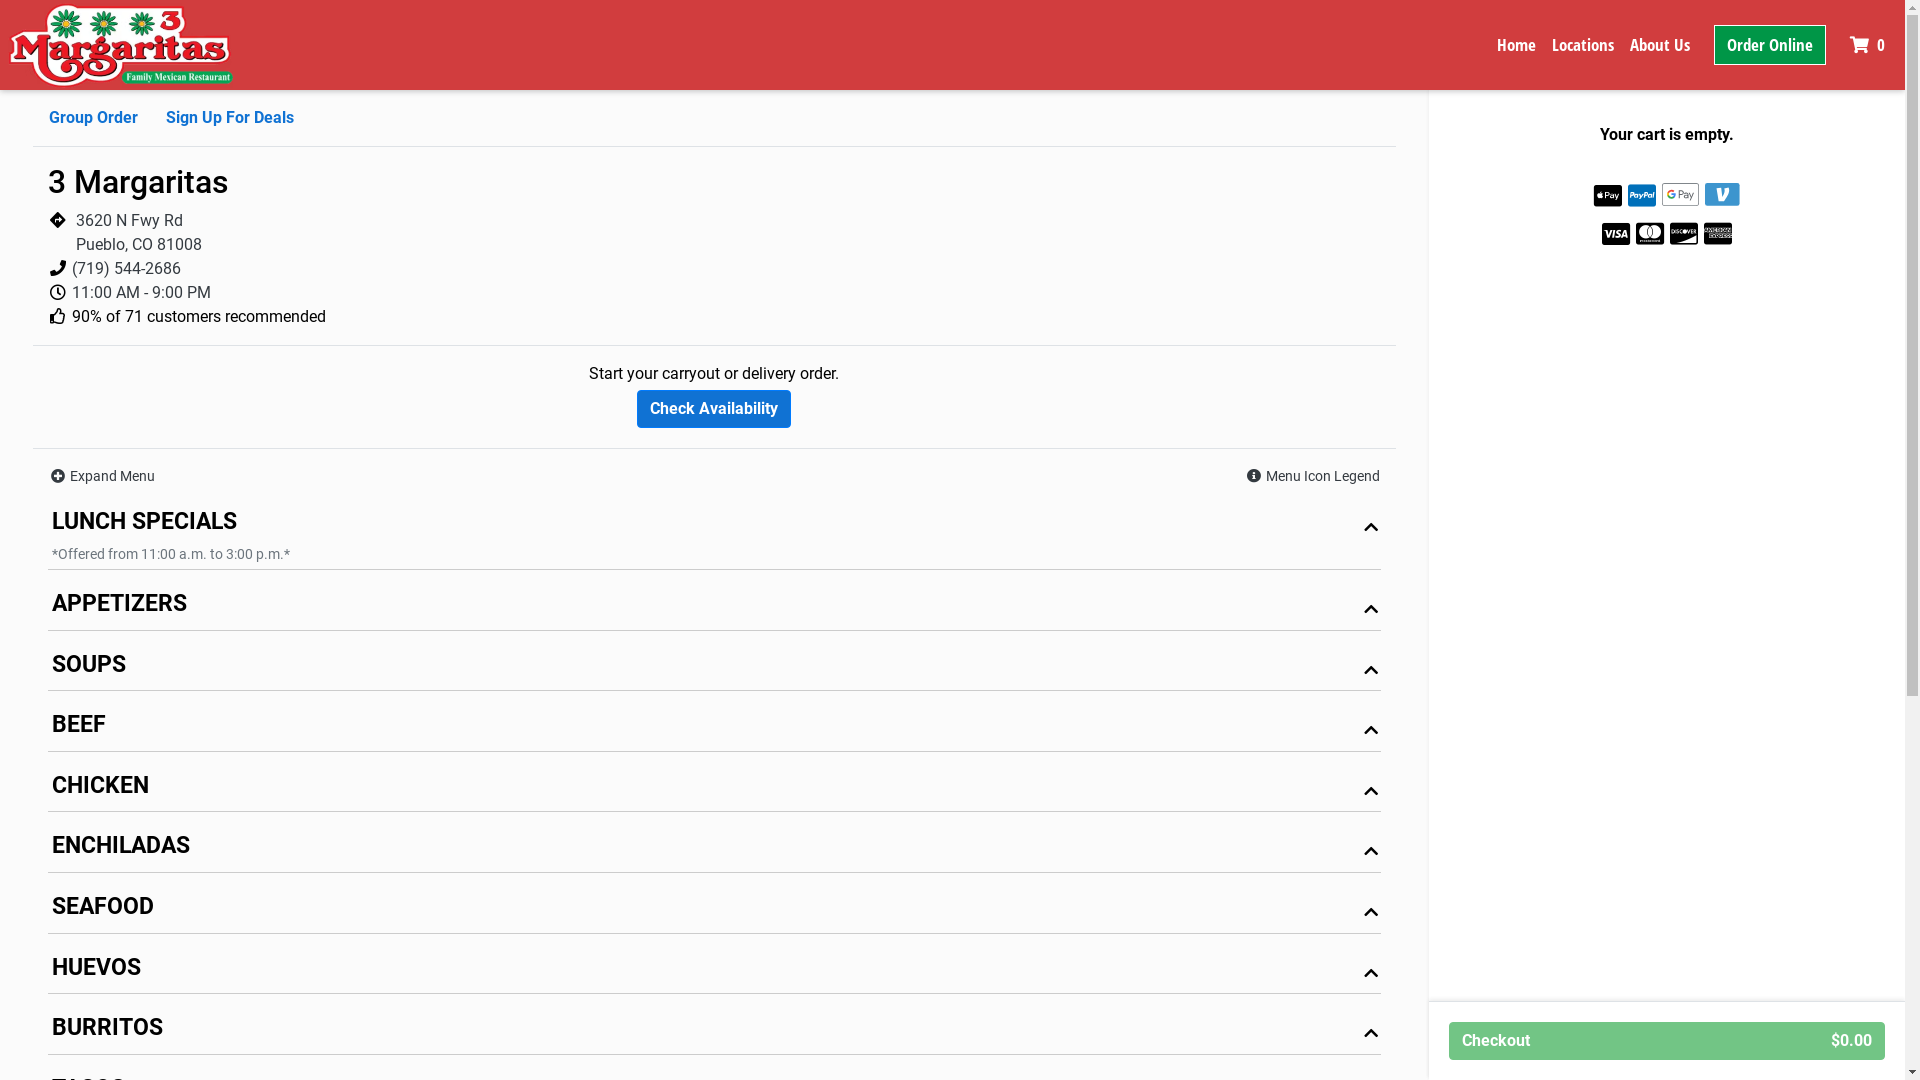  I want to click on 'Expand Menu', so click(100, 476).